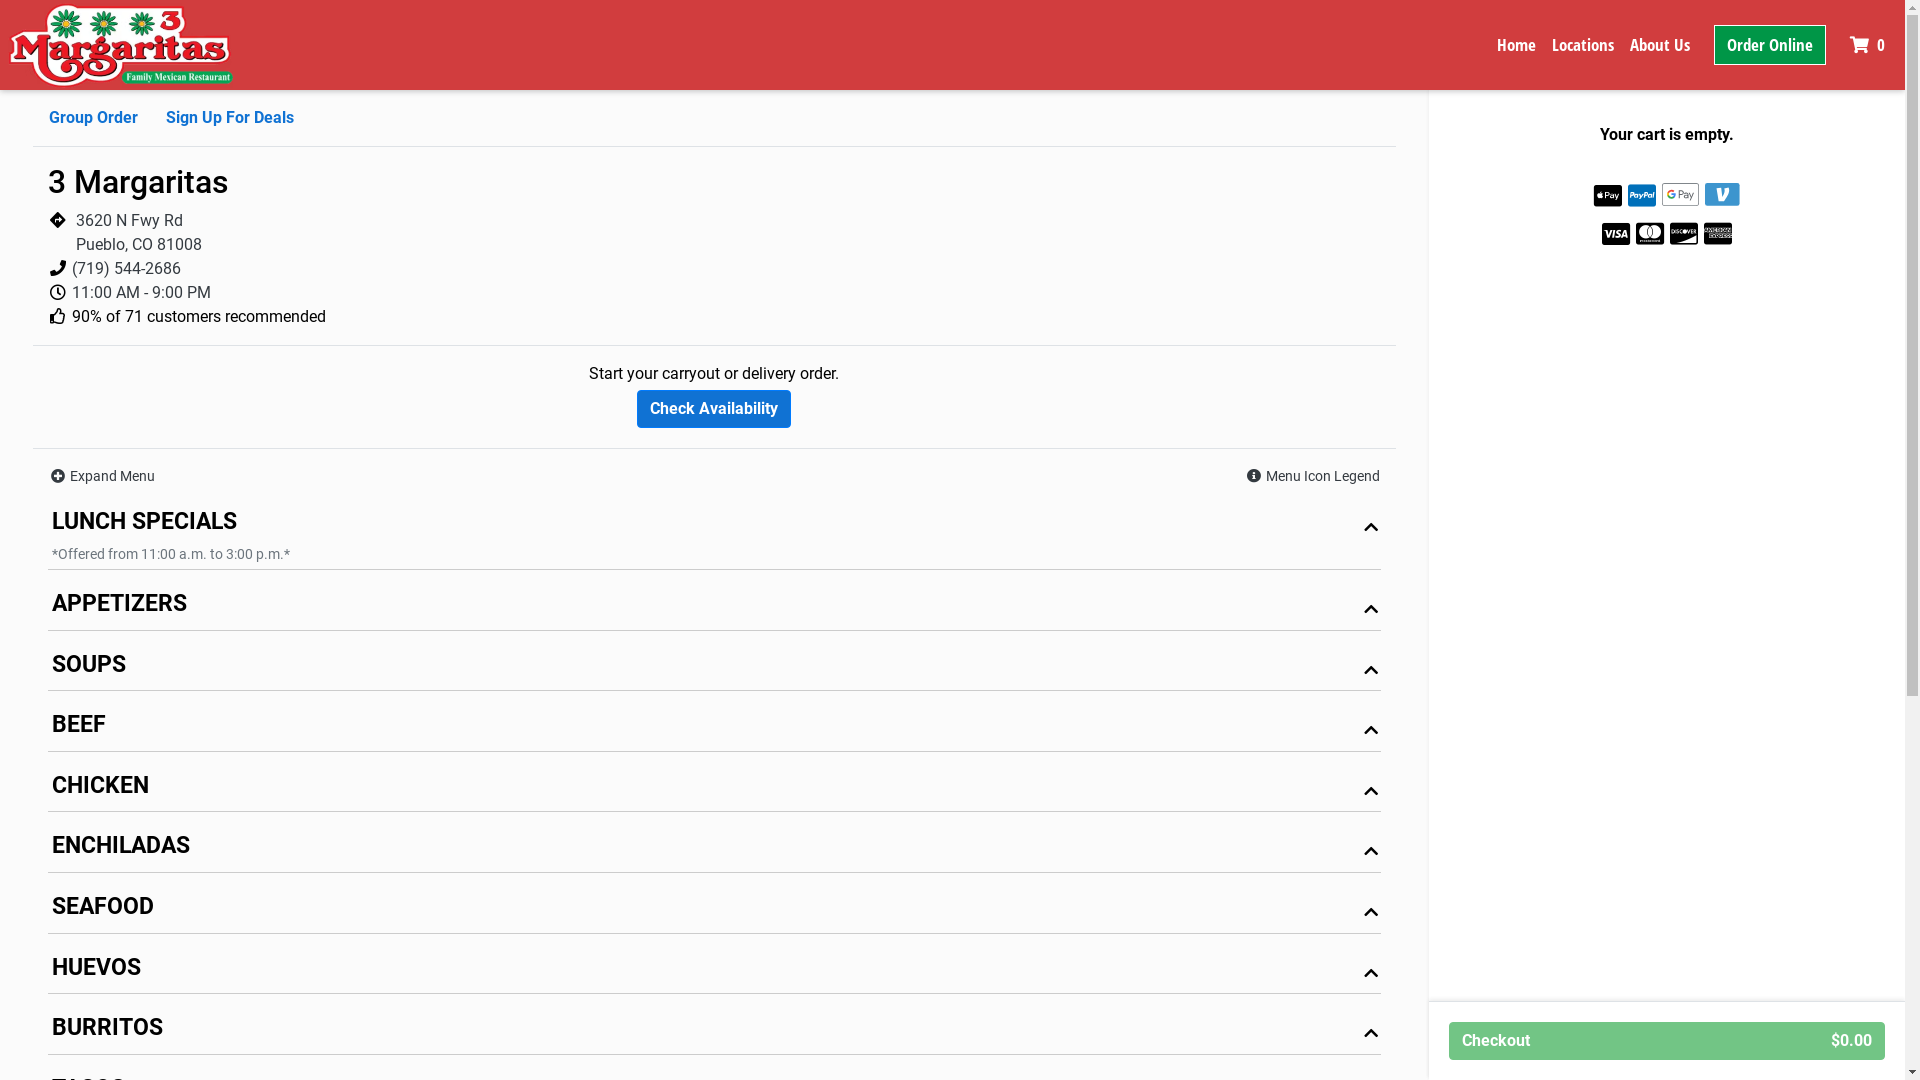  I want to click on 'Expand Menu', so click(100, 476).